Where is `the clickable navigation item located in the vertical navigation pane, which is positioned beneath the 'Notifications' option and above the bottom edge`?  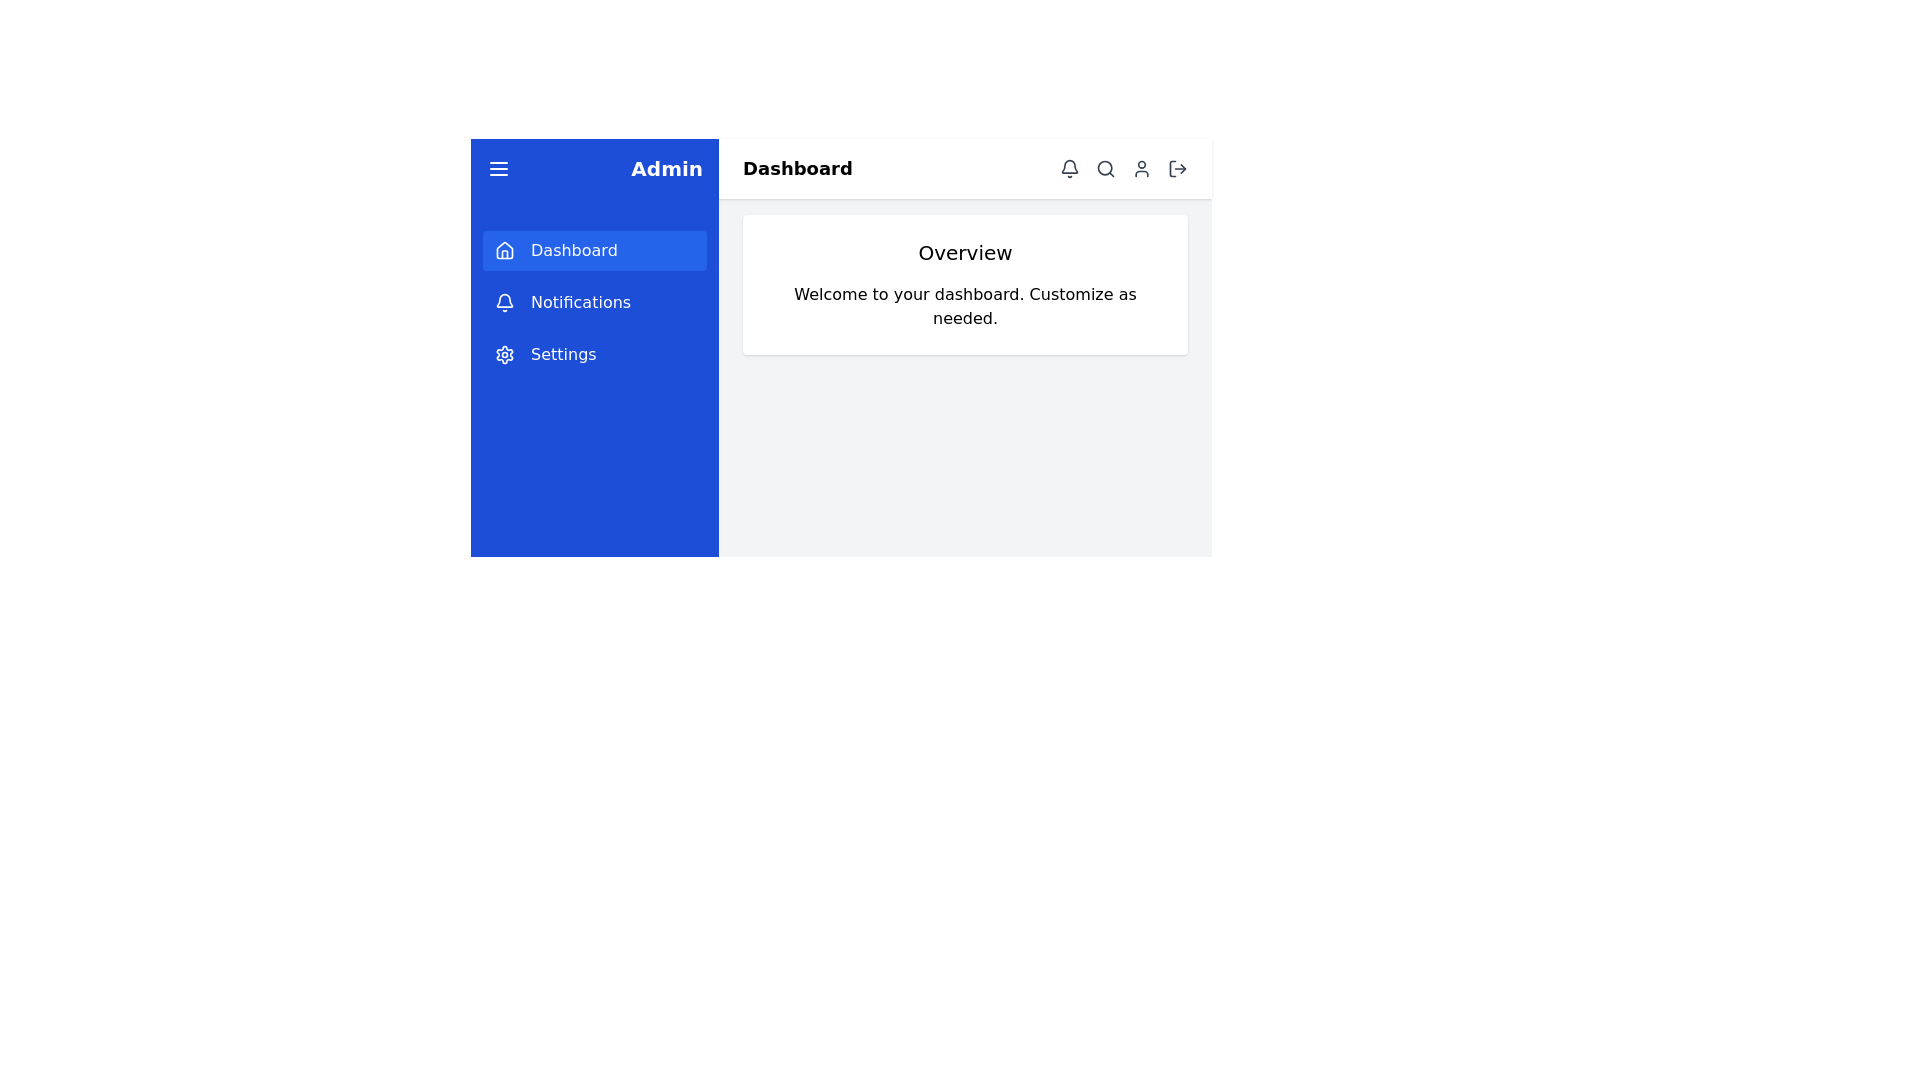
the clickable navigation item located in the vertical navigation pane, which is positioned beneath the 'Notifications' option and above the bottom edge is located at coordinates (594, 353).